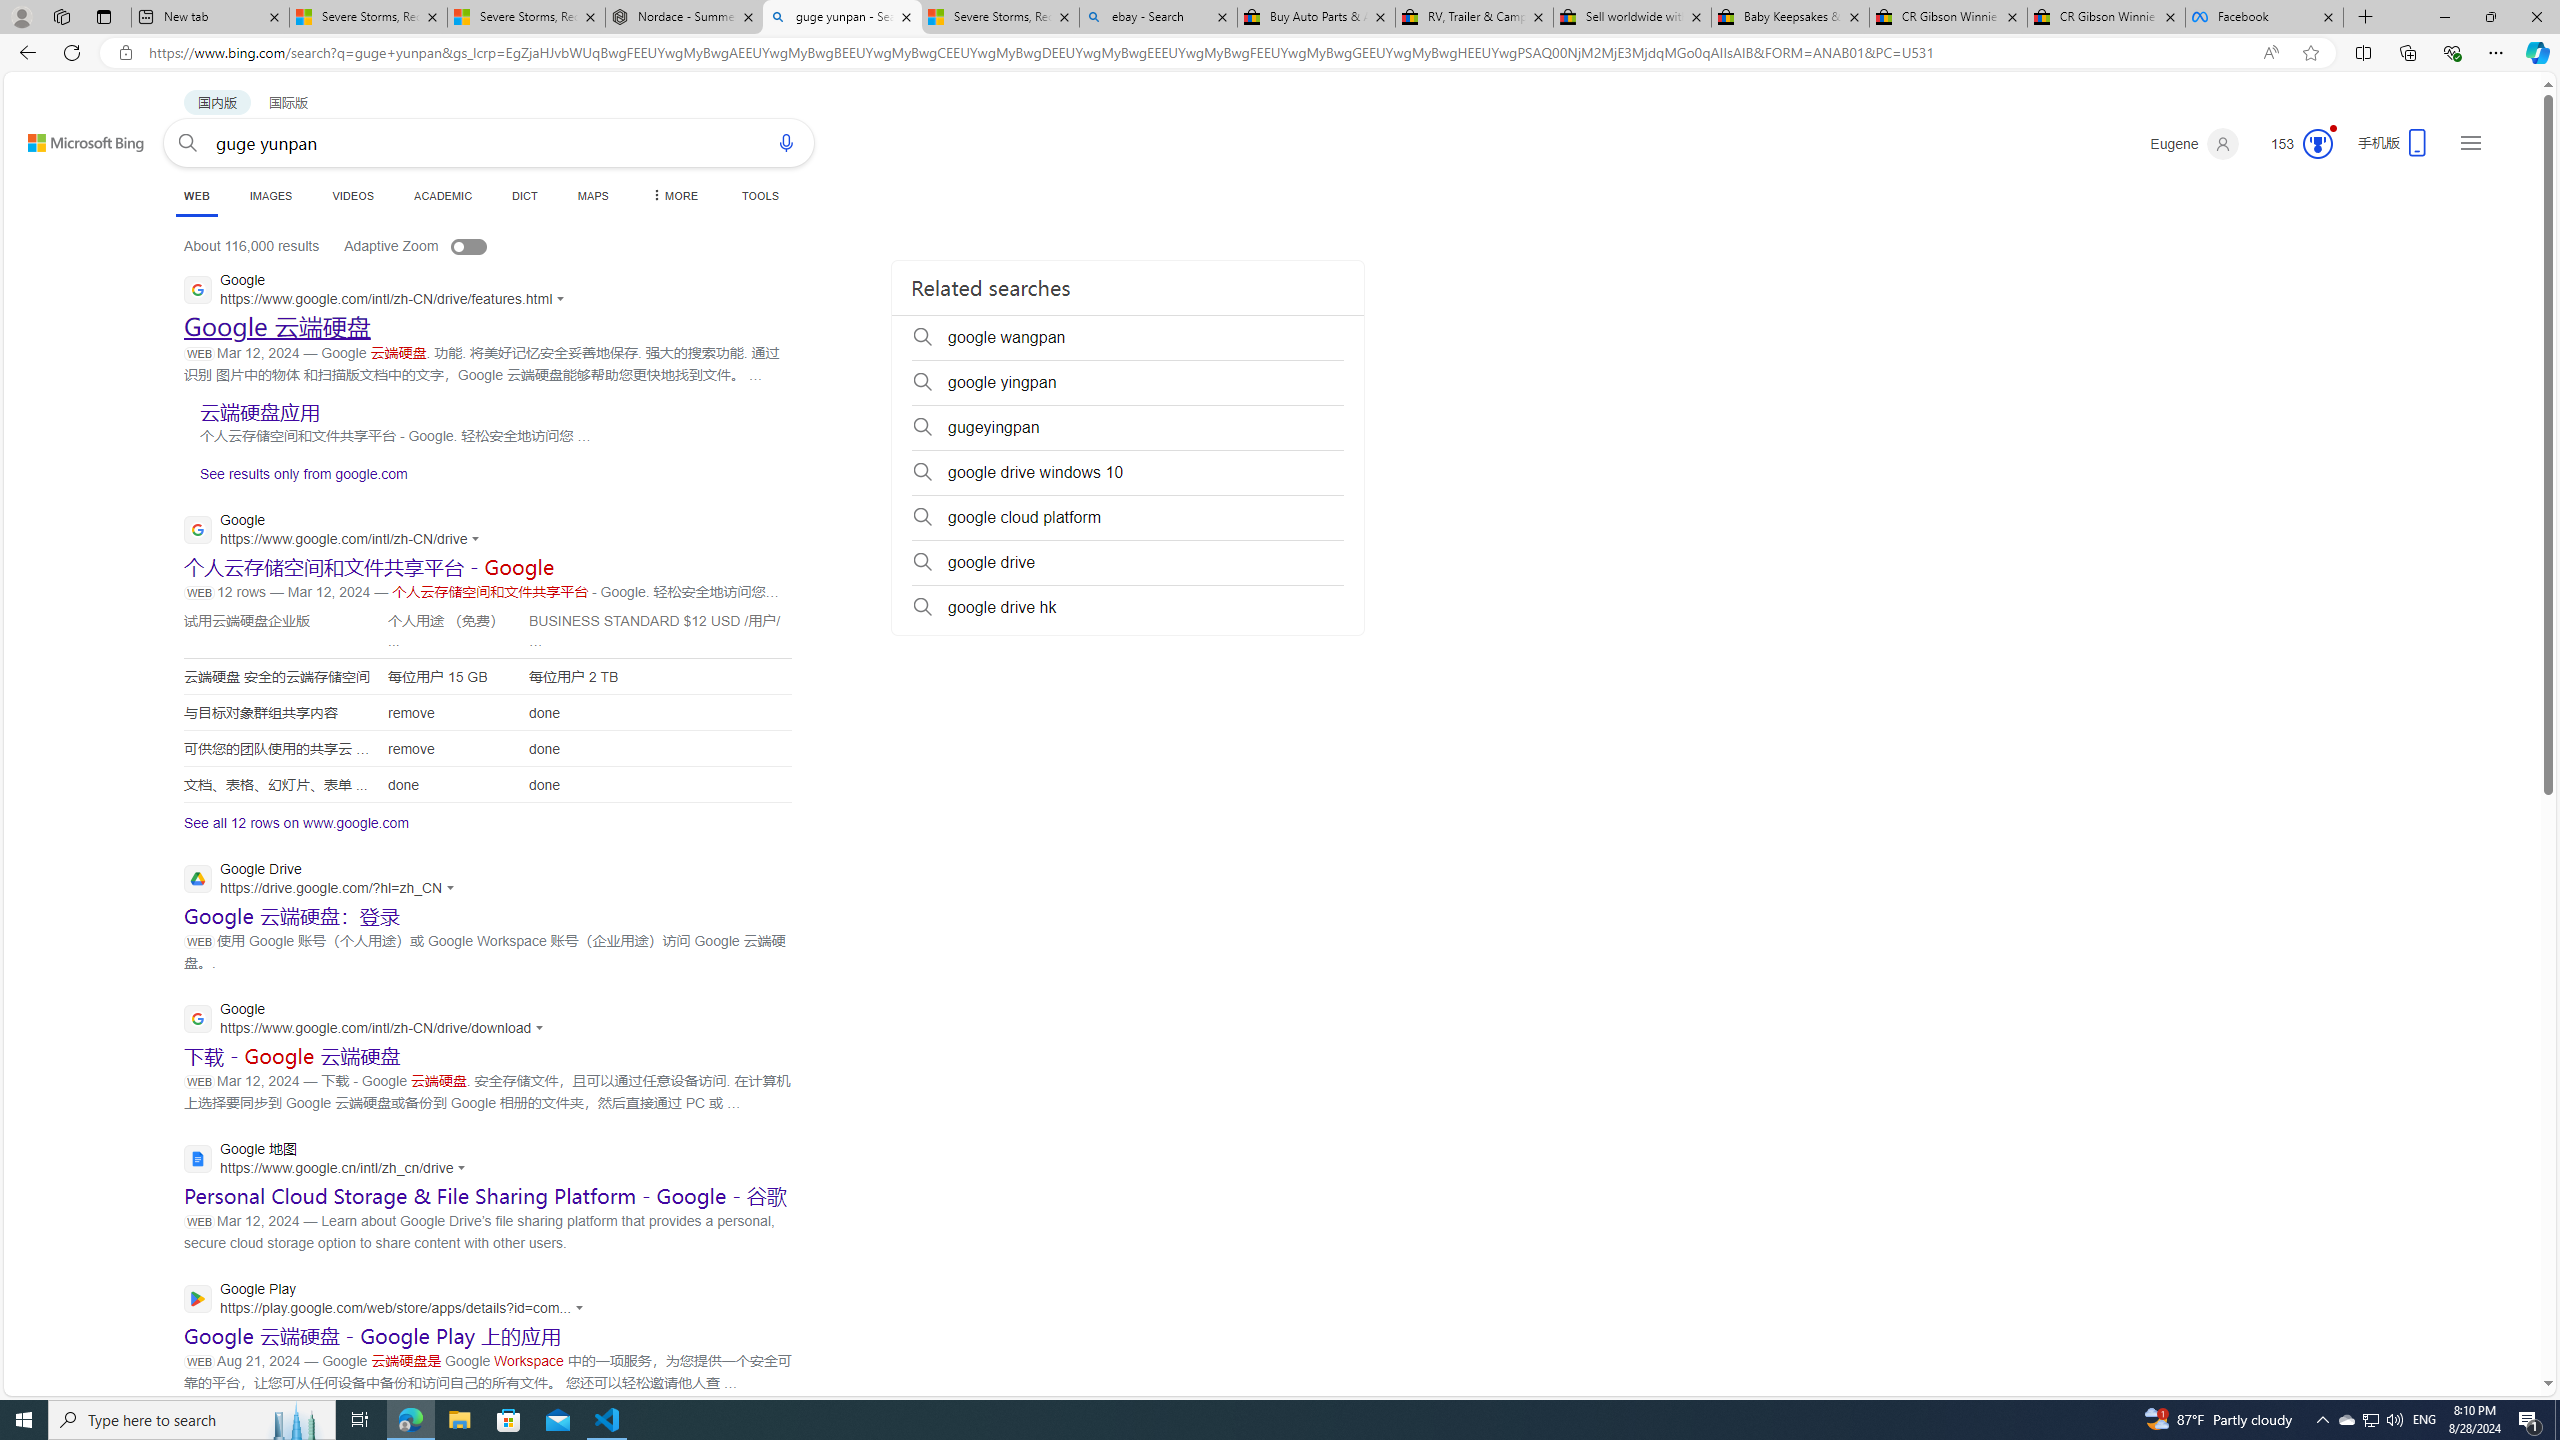  What do you see at coordinates (684, 16) in the screenshot?
I see `'Nordace - Summer Adventures 2024'` at bounding box center [684, 16].